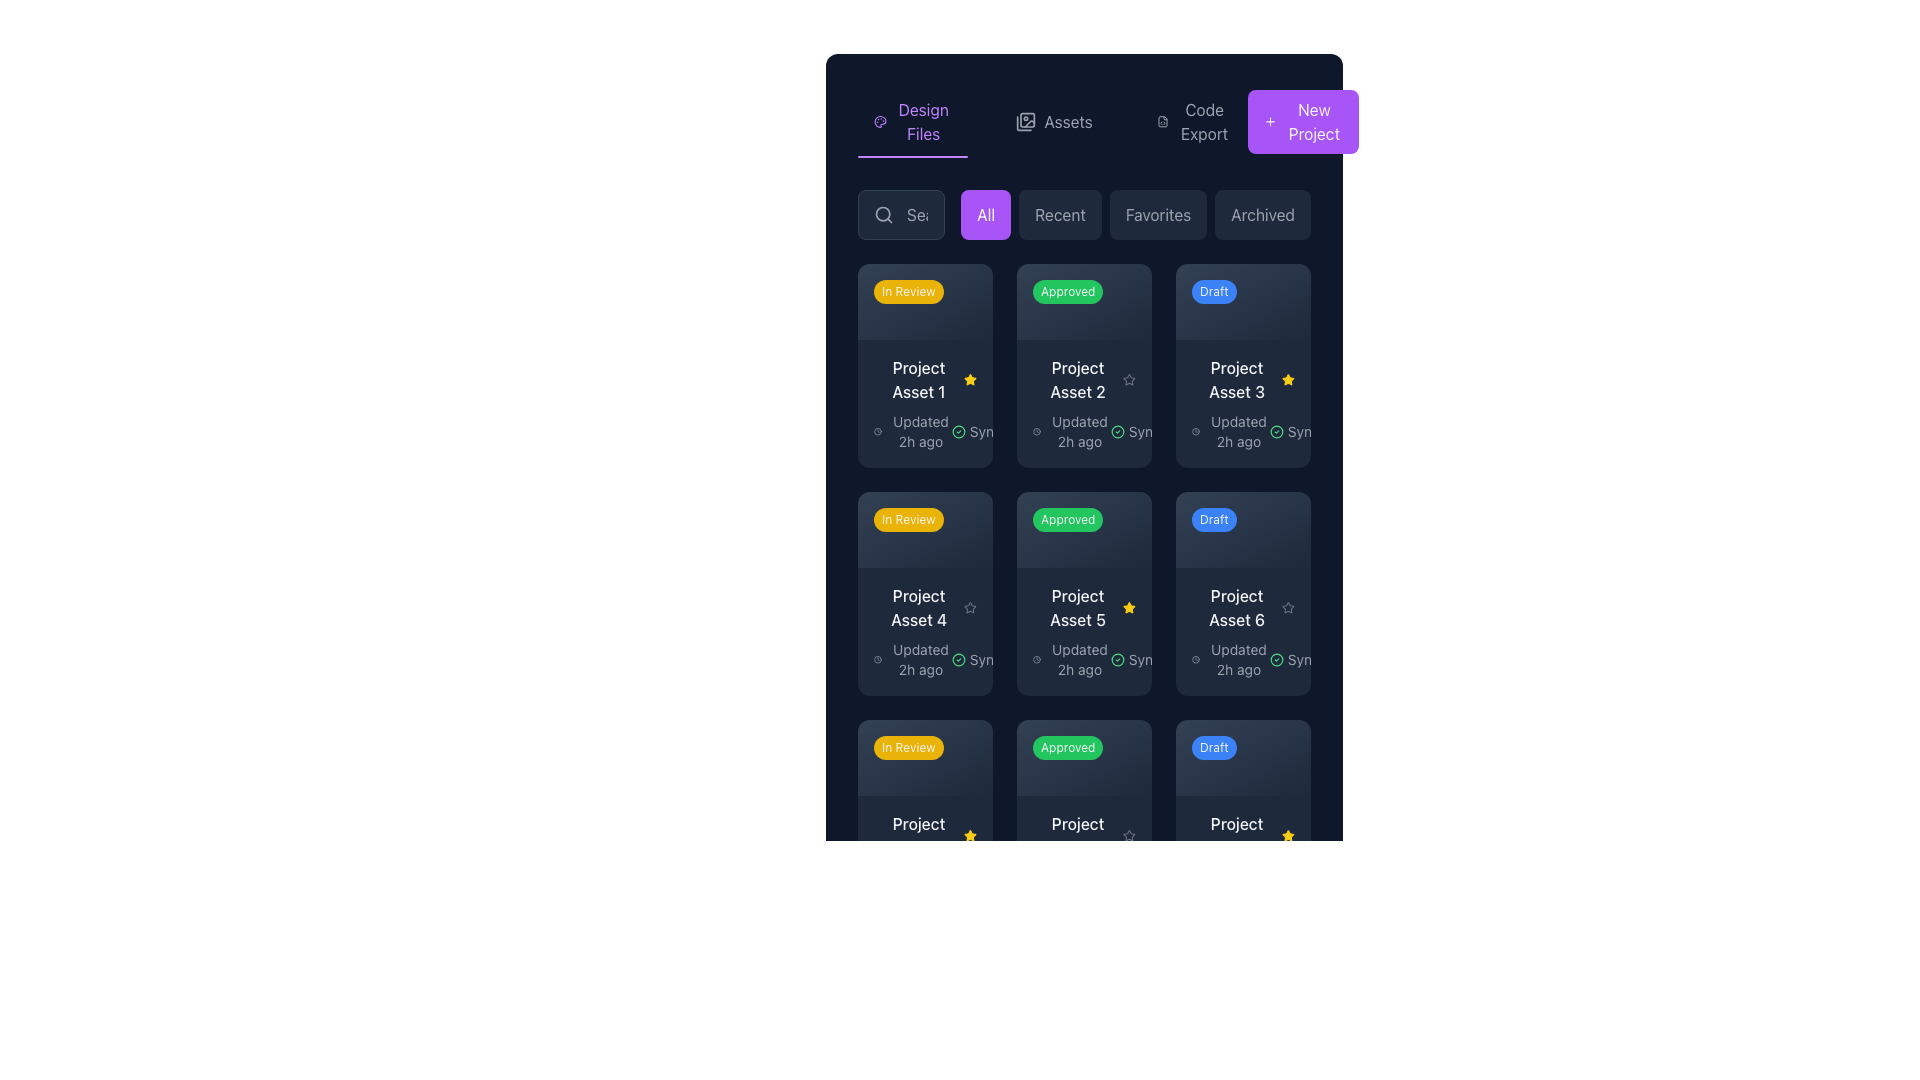 The image size is (1920, 1080). What do you see at coordinates (1213, 292) in the screenshot?
I see `the small blue rounded rectangle labeled 'Draft', located at the top-left corner of the project card` at bounding box center [1213, 292].